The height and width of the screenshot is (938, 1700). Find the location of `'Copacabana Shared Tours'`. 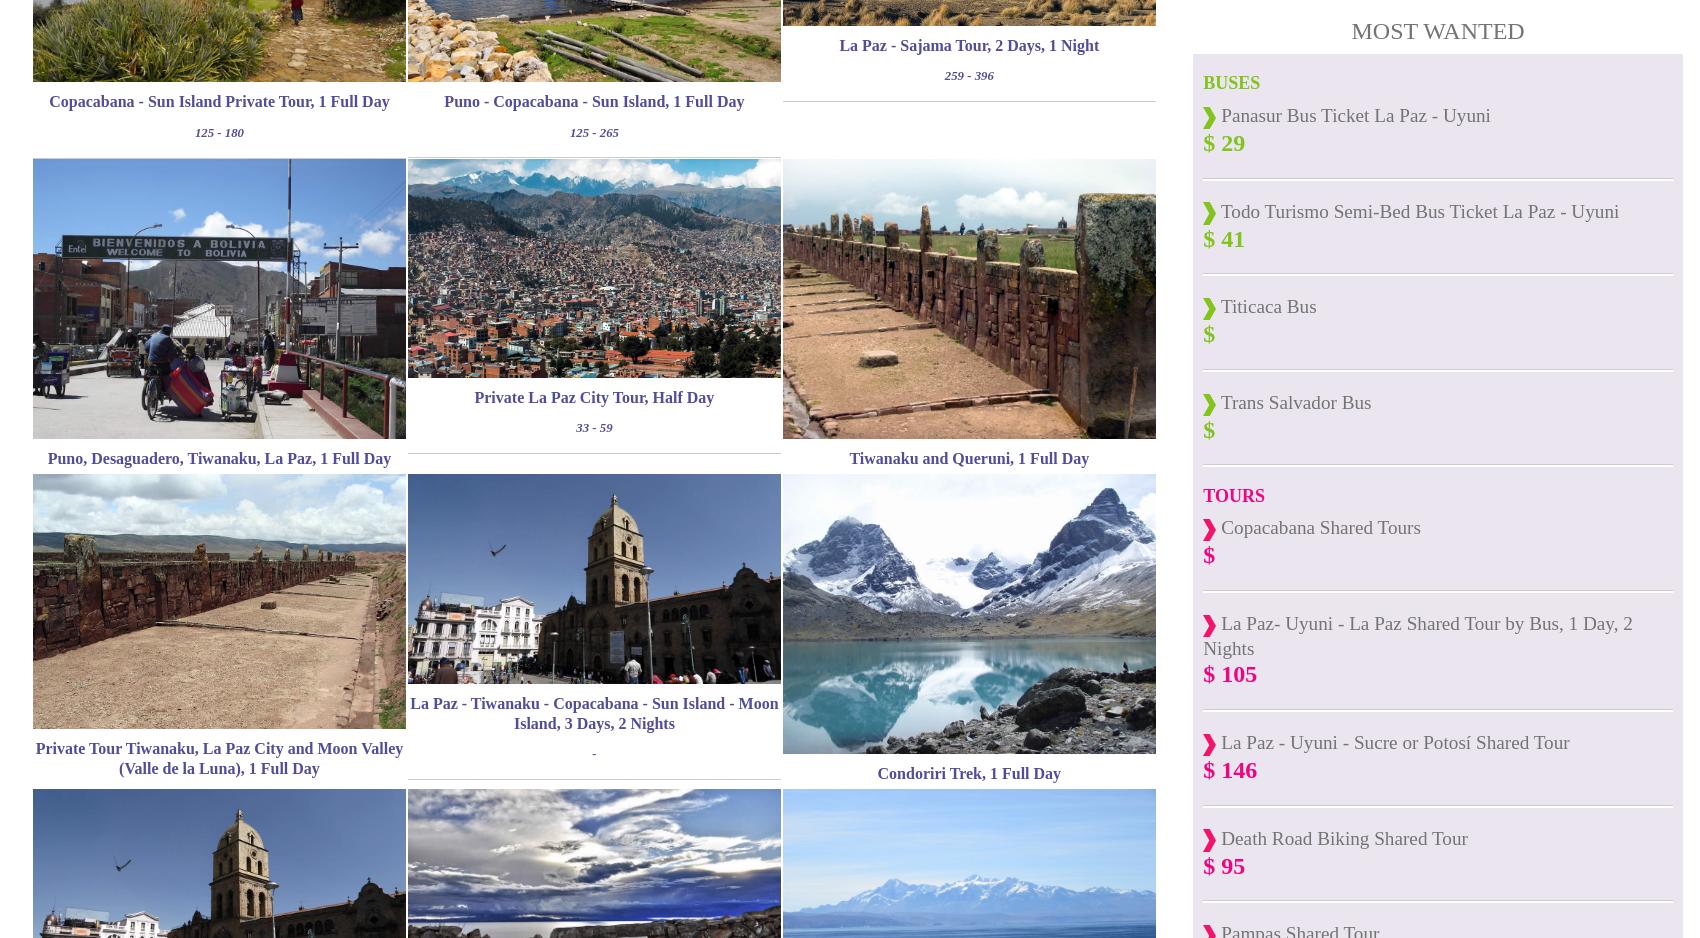

'Copacabana Shared Tours' is located at coordinates (1318, 526).